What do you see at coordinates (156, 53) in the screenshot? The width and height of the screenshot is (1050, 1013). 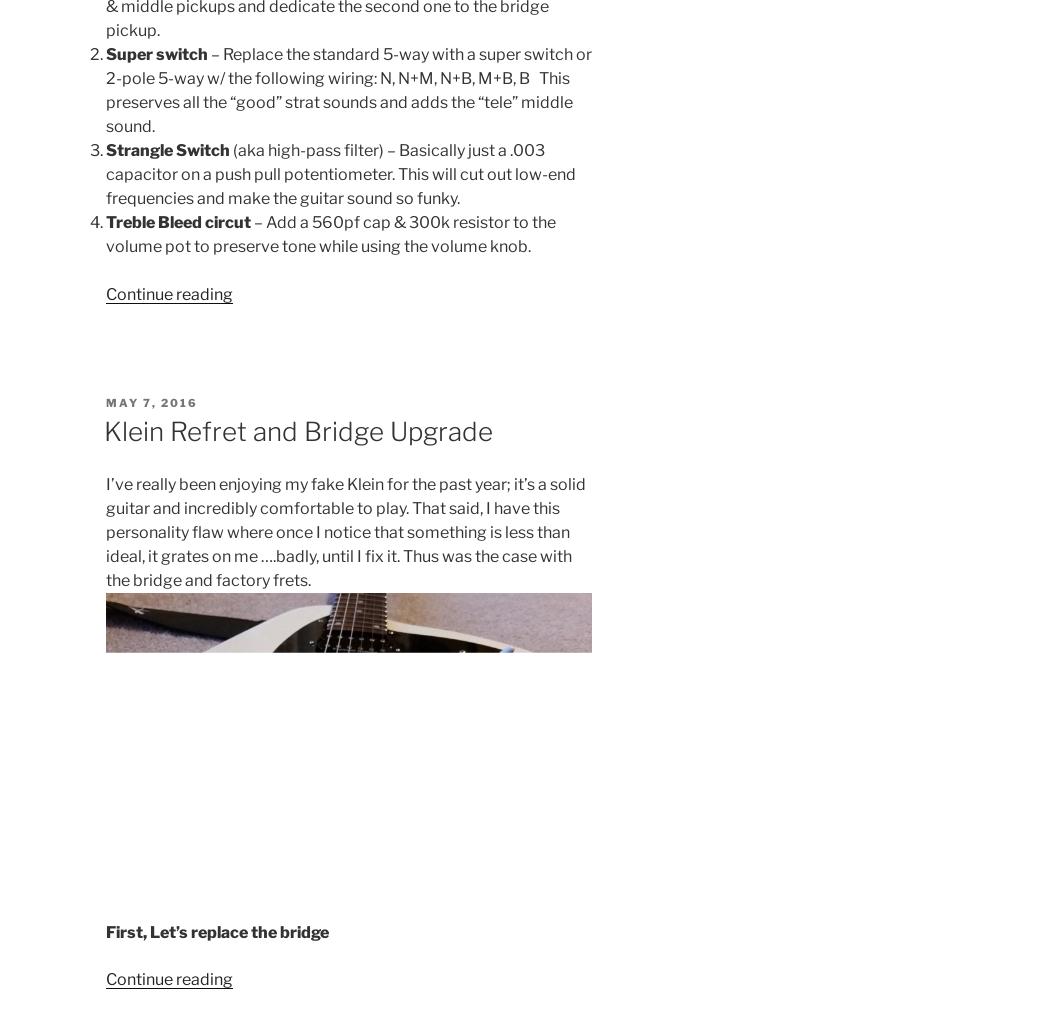 I see `'Super switch'` at bounding box center [156, 53].